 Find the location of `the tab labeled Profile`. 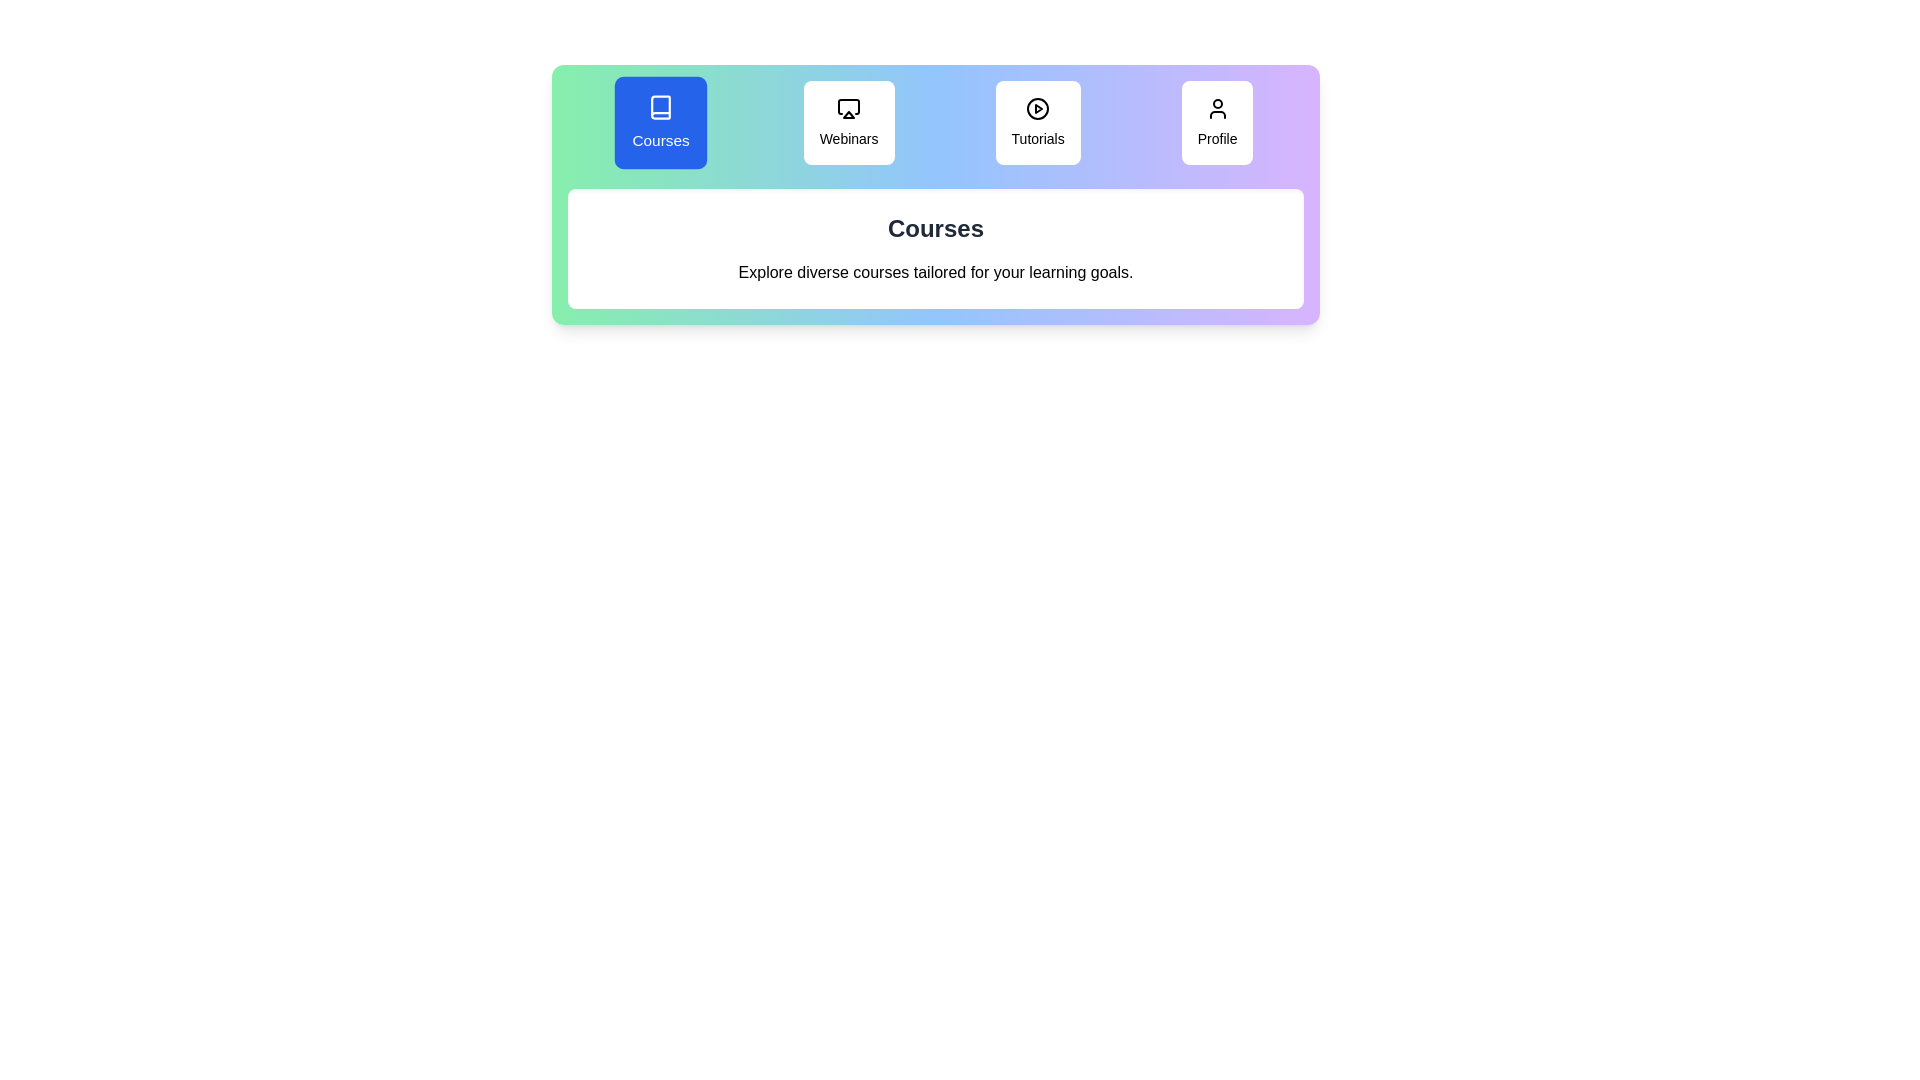

the tab labeled Profile is located at coordinates (1216, 123).